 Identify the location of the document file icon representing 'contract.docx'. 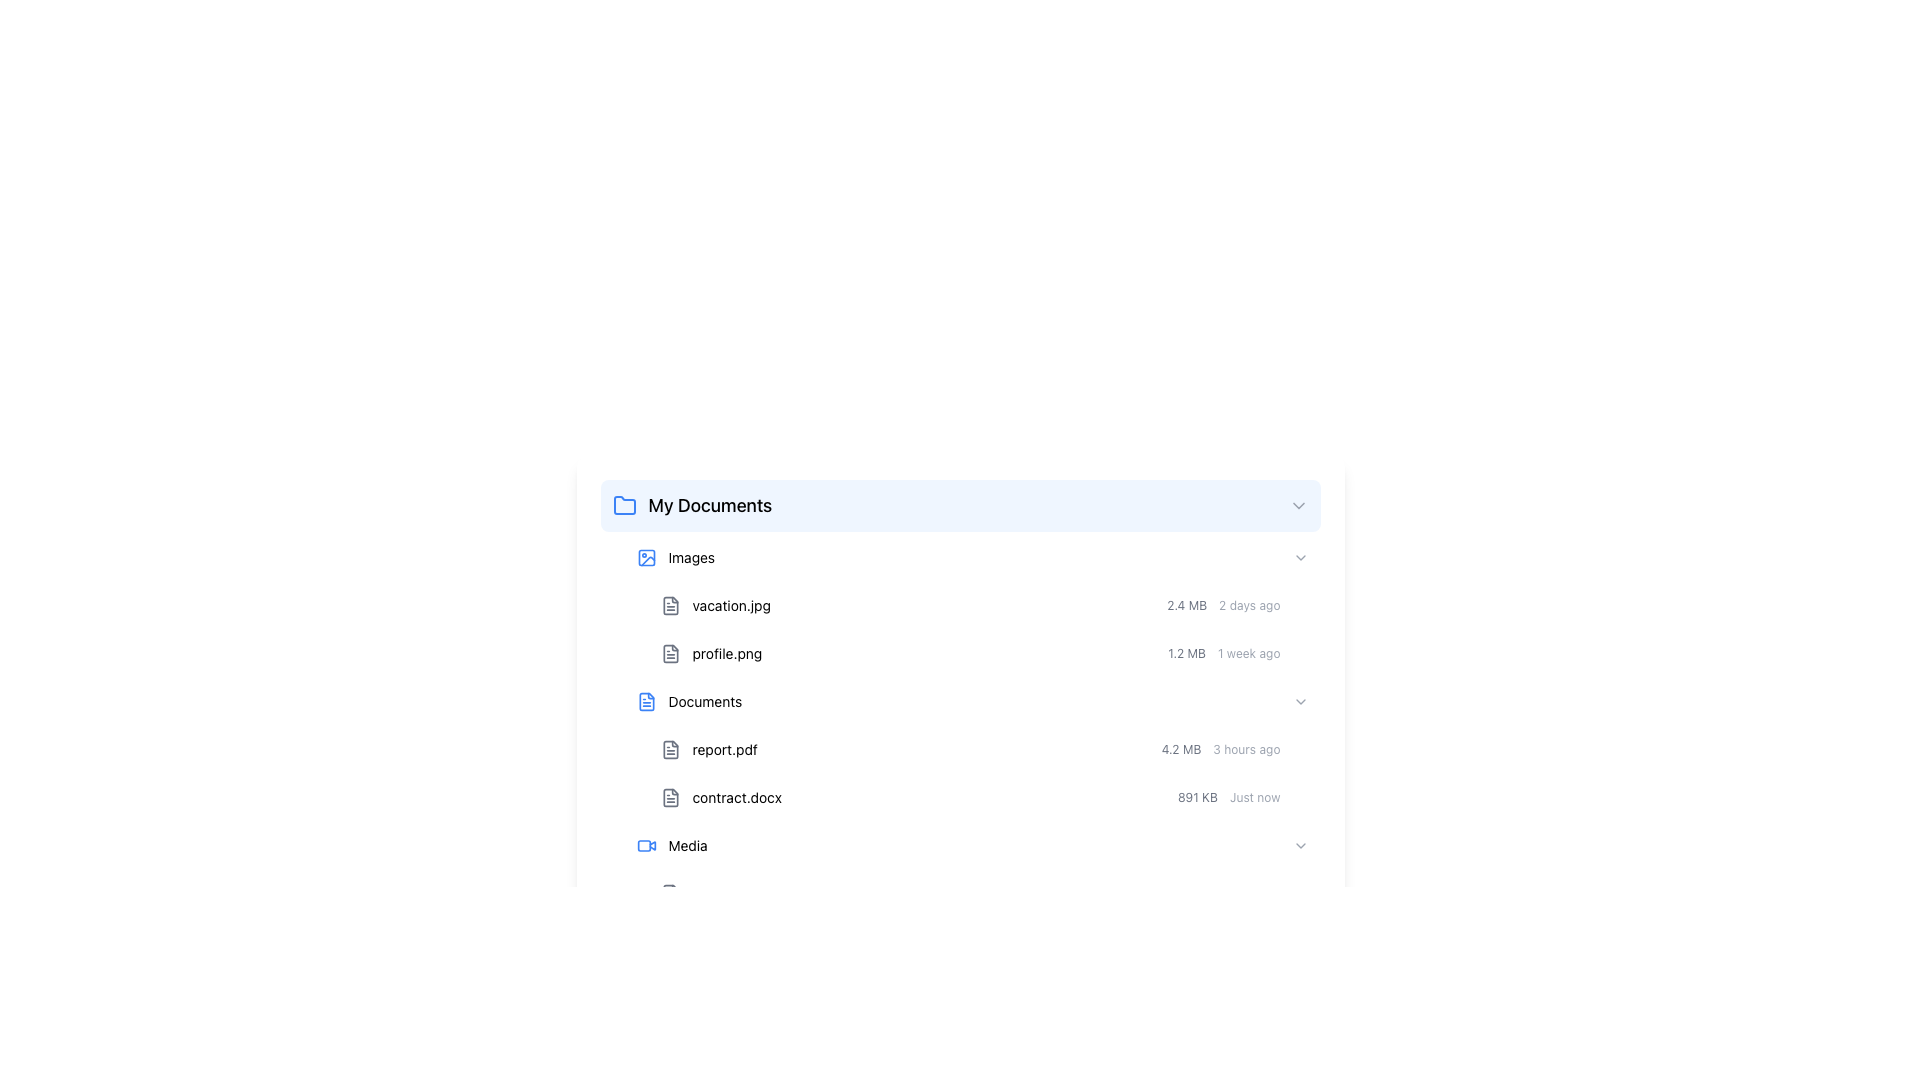
(670, 797).